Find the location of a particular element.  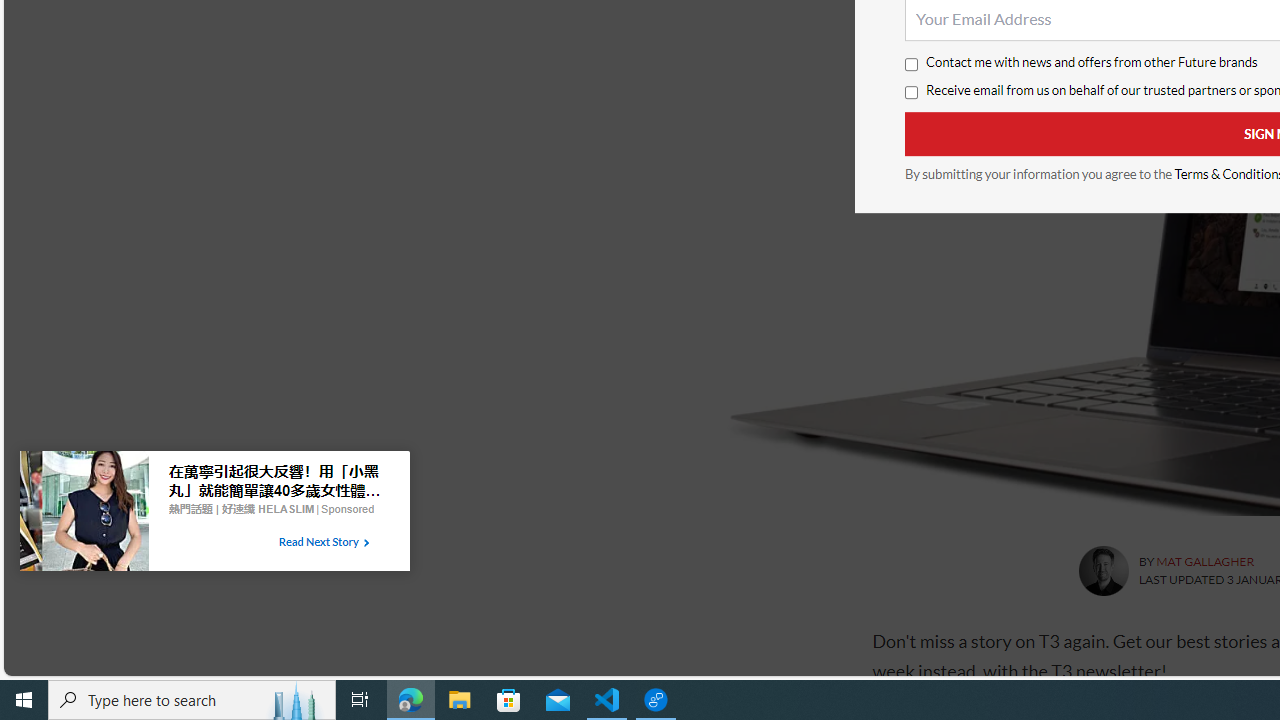

'Image for Taboola Advertising Unit' is located at coordinates (83, 514).